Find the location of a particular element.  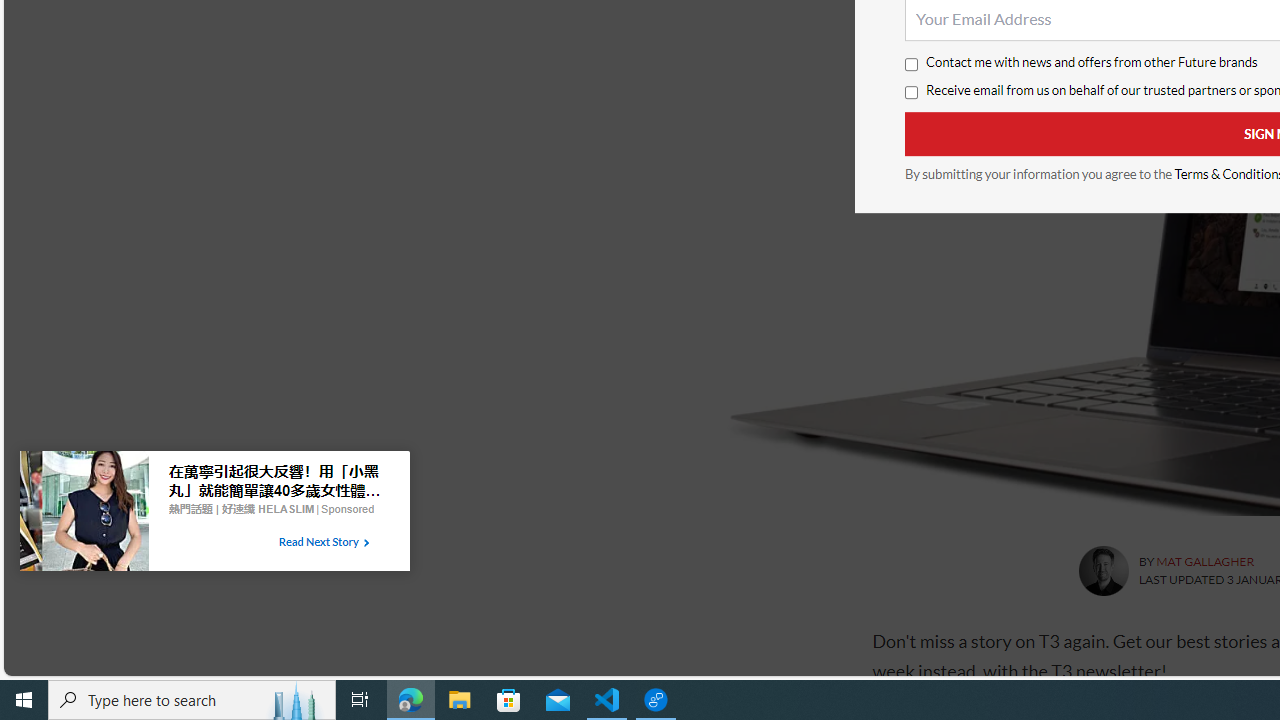

'Image for Taboola Advertising Unit' is located at coordinates (83, 514).